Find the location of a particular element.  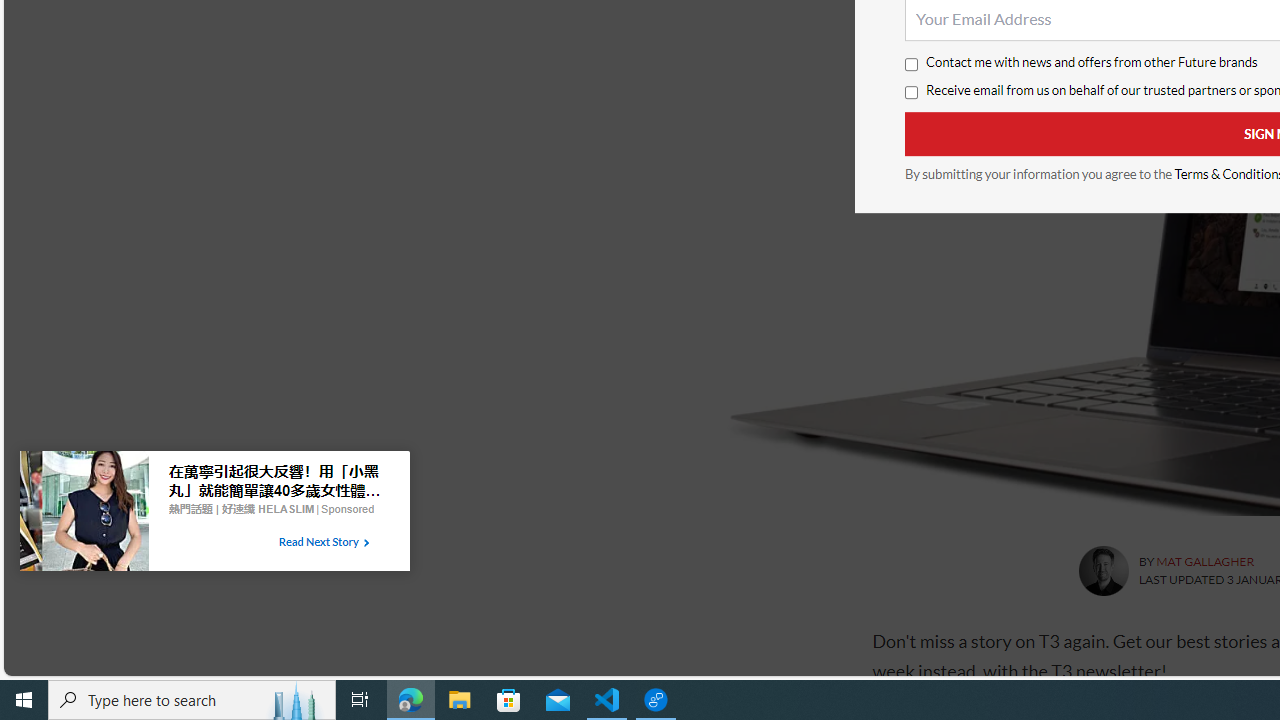

'Image for Taboola Advertising Unit' is located at coordinates (83, 514).